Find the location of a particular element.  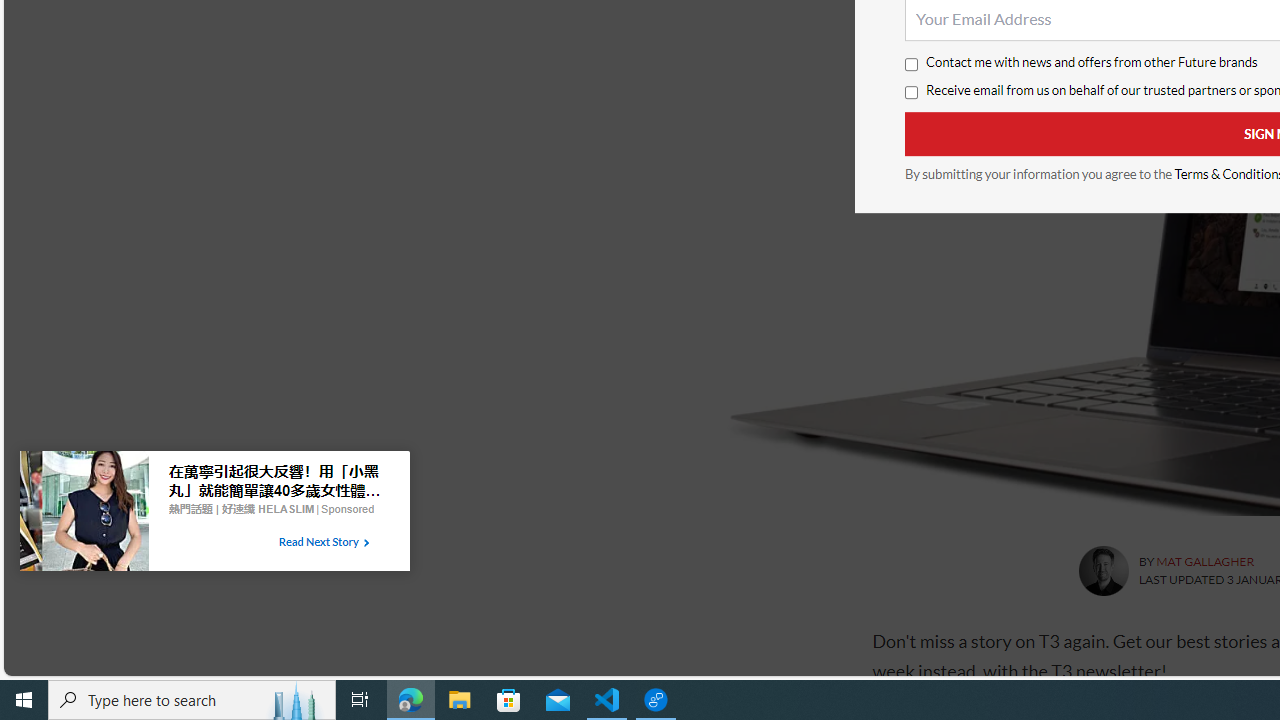

'Image for Taboola Advertising Unit' is located at coordinates (83, 514).